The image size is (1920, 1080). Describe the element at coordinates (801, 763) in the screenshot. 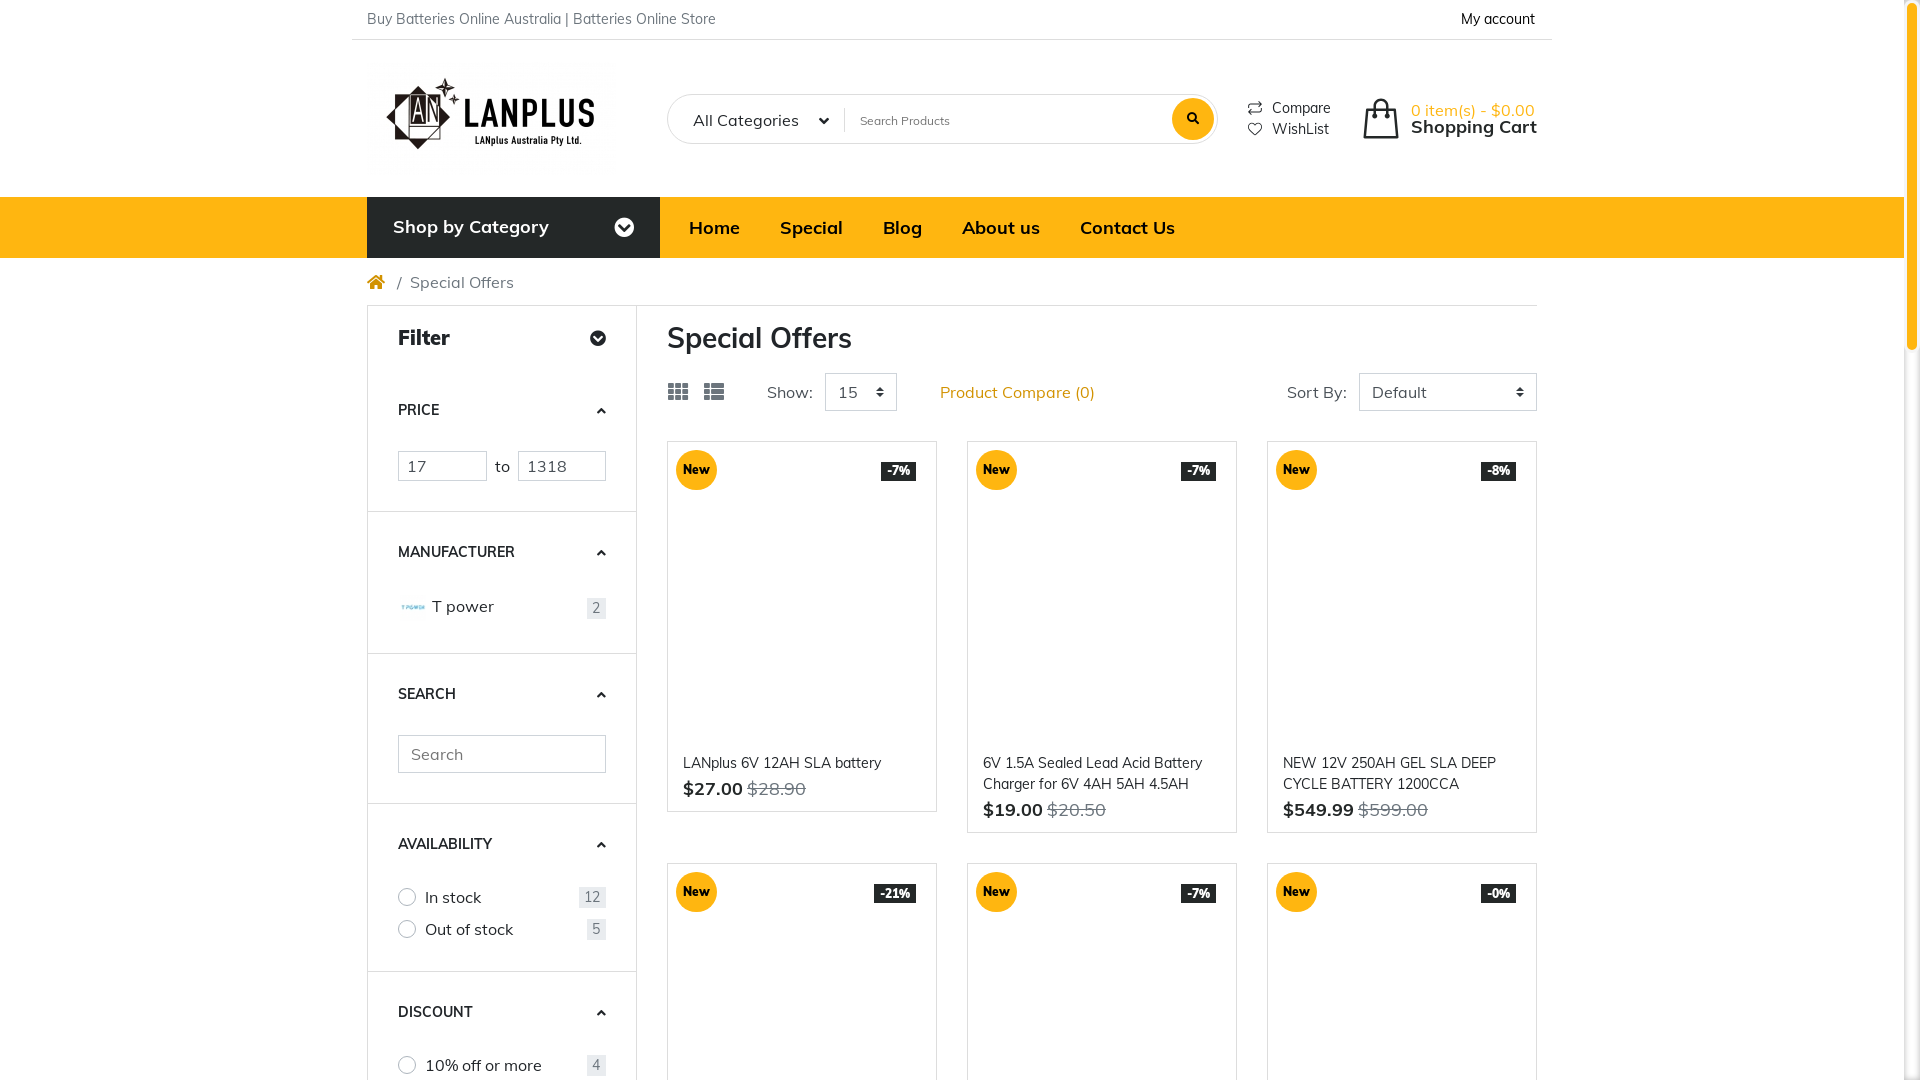

I see `'LANplus 6V 12AH SLA battery'` at that location.